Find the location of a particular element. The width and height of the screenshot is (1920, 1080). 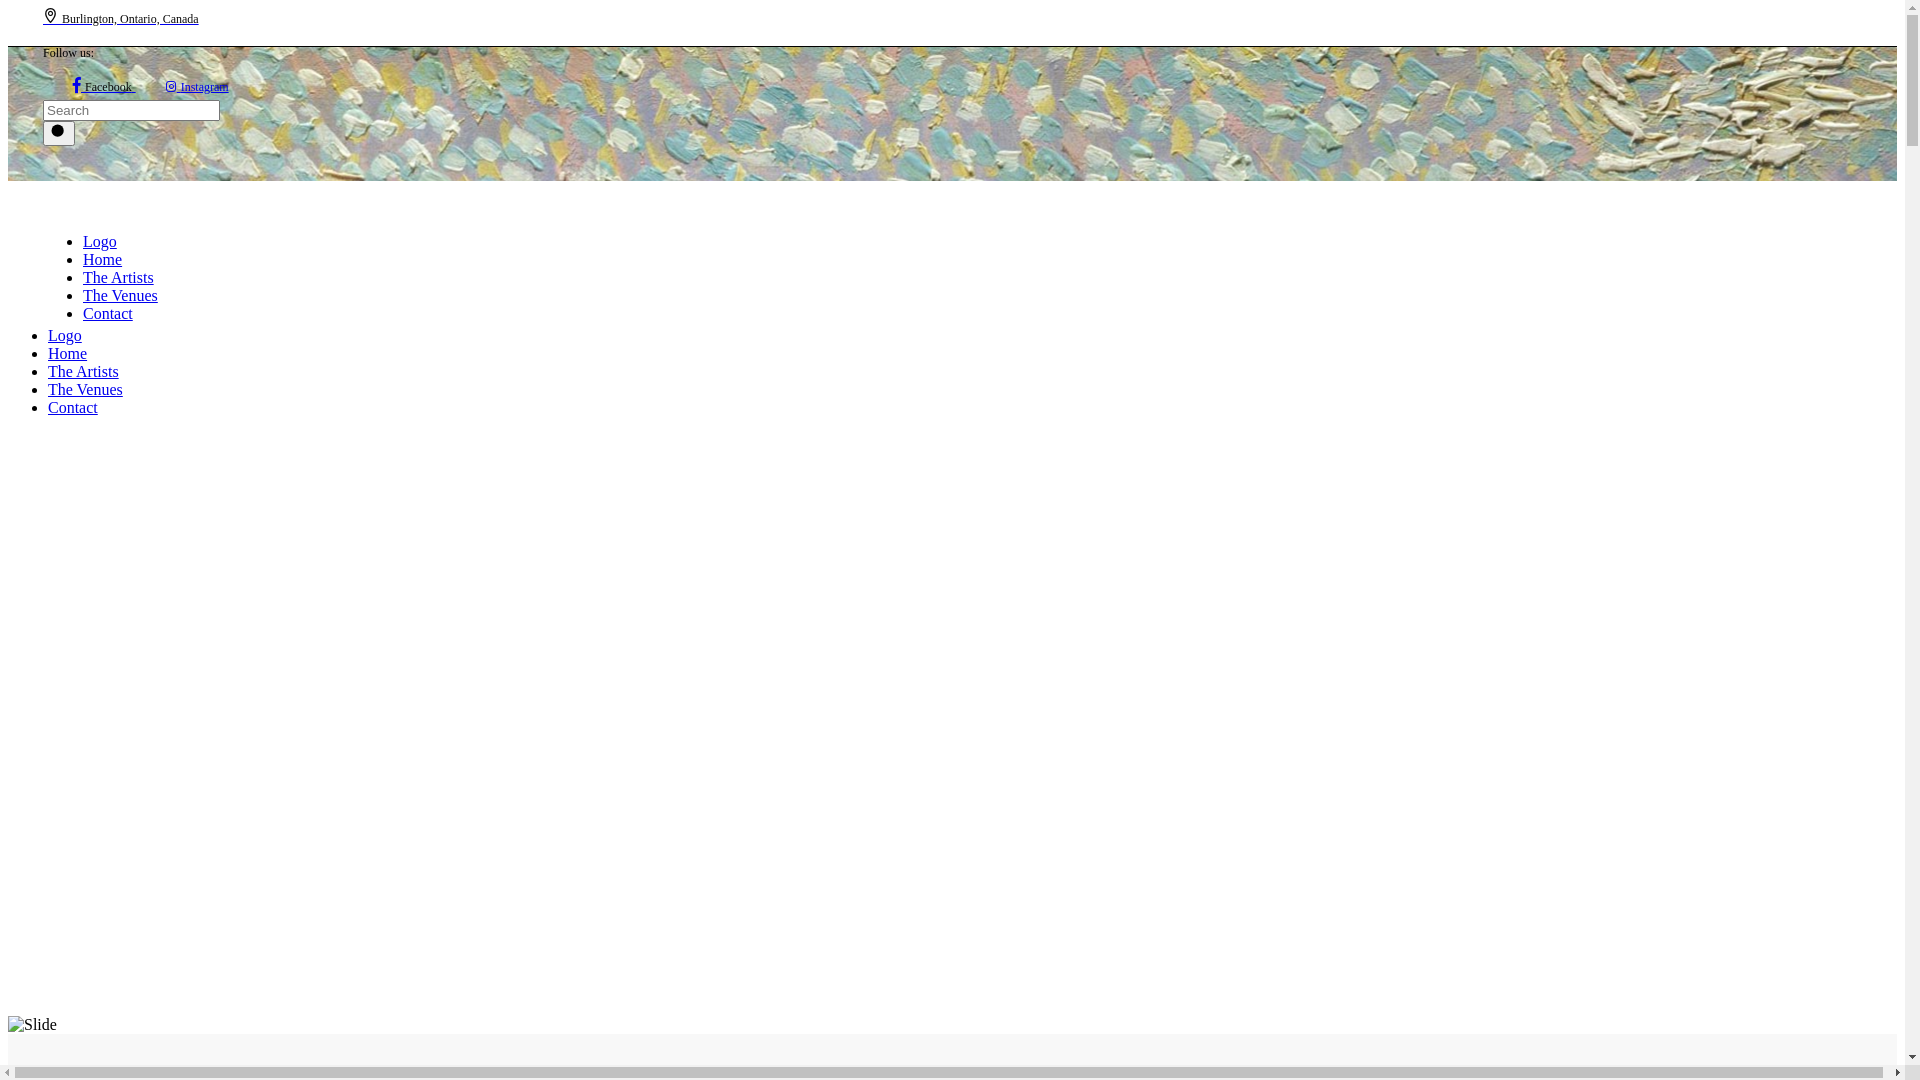

'The Artists' is located at coordinates (82, 371).